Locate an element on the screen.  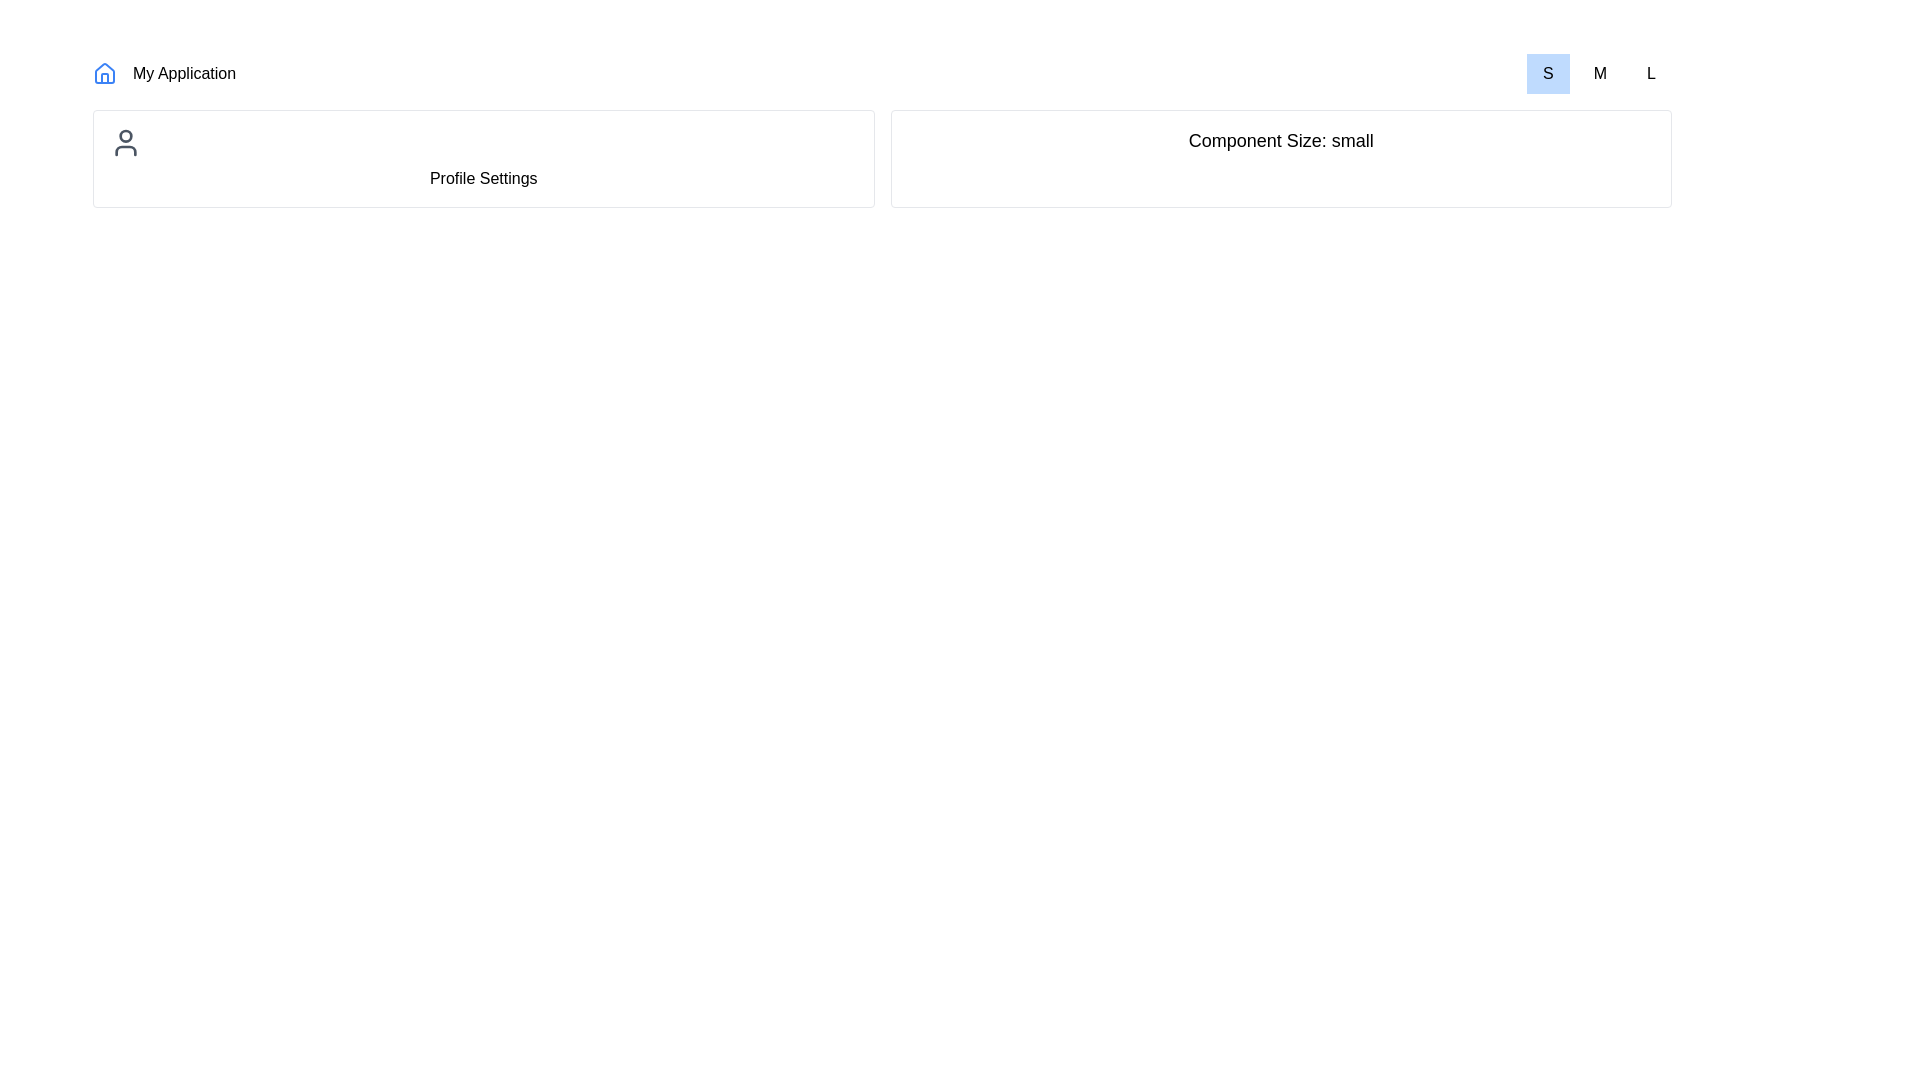
the 'Small' button in the top-right toolbar is located at coordinates (1547, 72).